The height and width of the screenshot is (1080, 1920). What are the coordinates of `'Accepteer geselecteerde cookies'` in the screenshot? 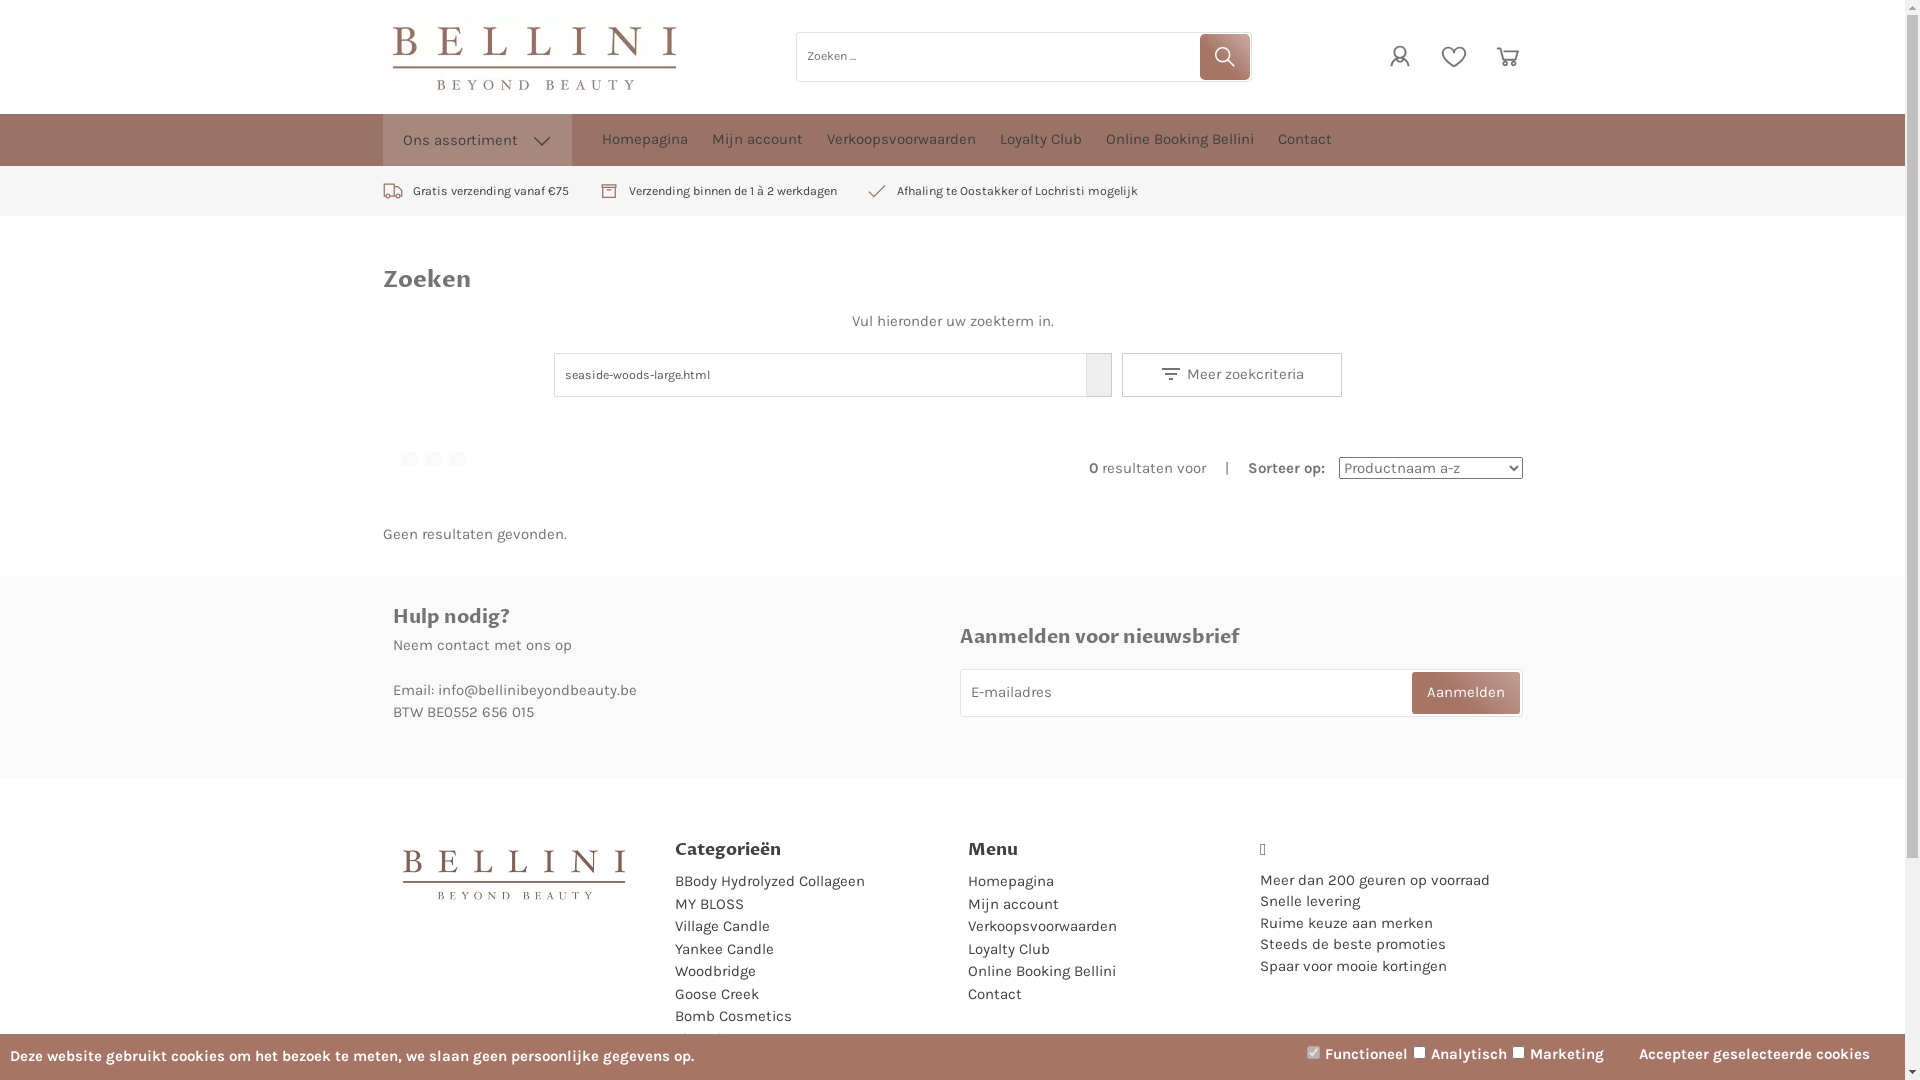 It's located at (1761, 1052).